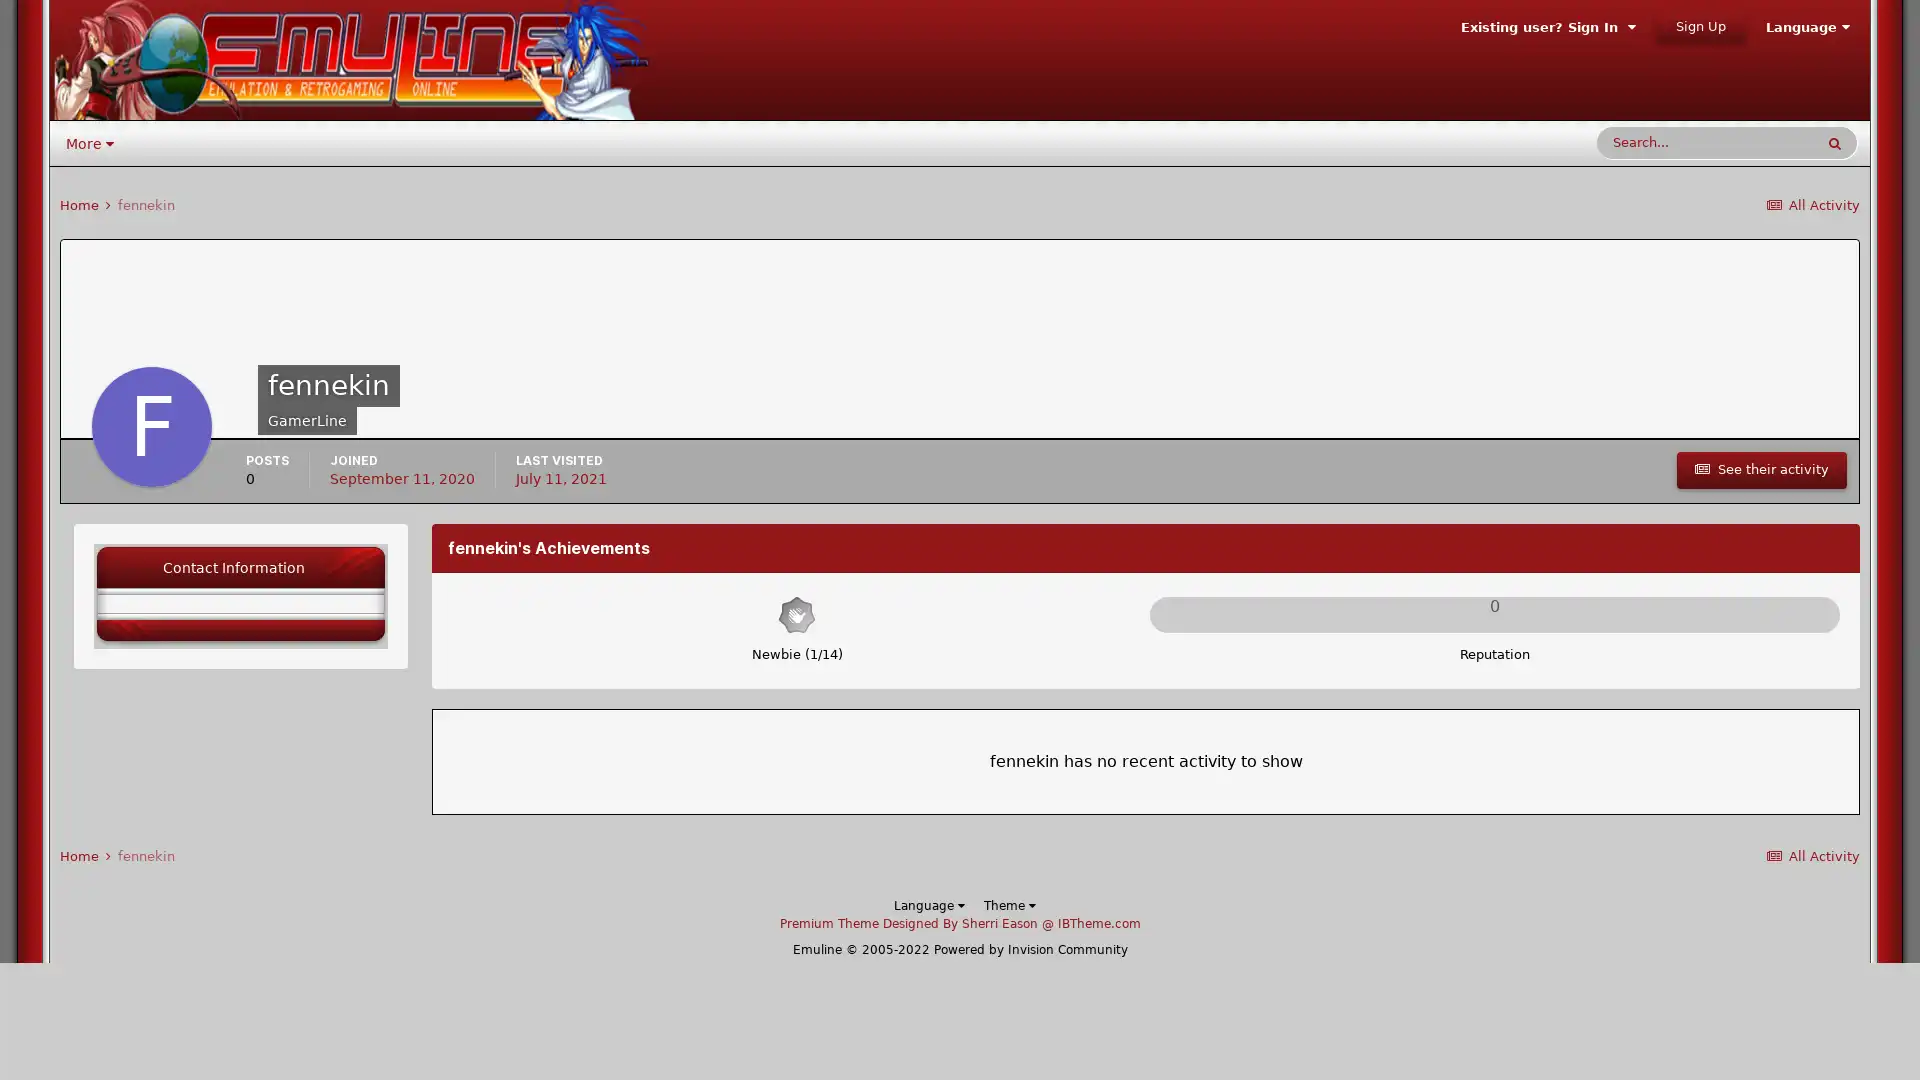  Describe the element at coordinates (1834, 141) in the screenshot. I see `Search` at that location.